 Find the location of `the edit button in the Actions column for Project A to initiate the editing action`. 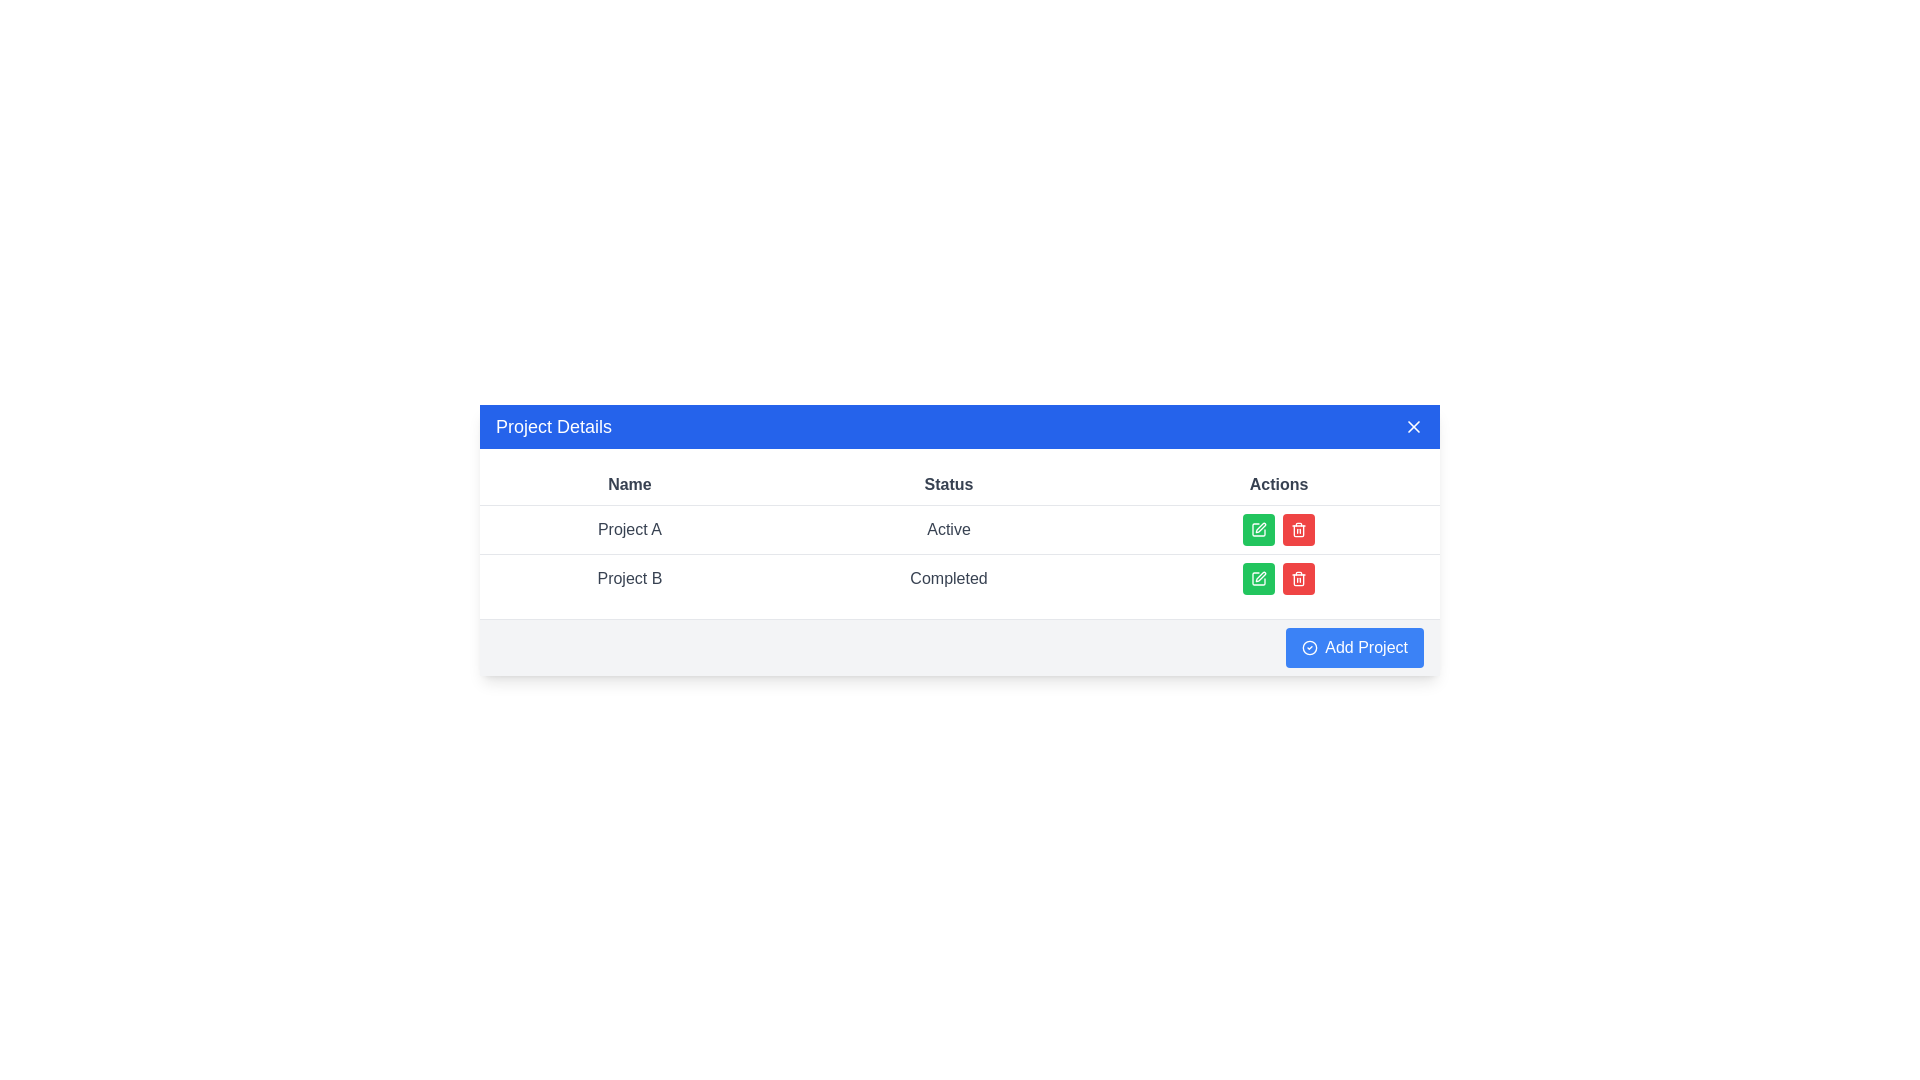

the edit button in the Actions column for Project A to initiate the editing action is located at coordinates (1258, 578).